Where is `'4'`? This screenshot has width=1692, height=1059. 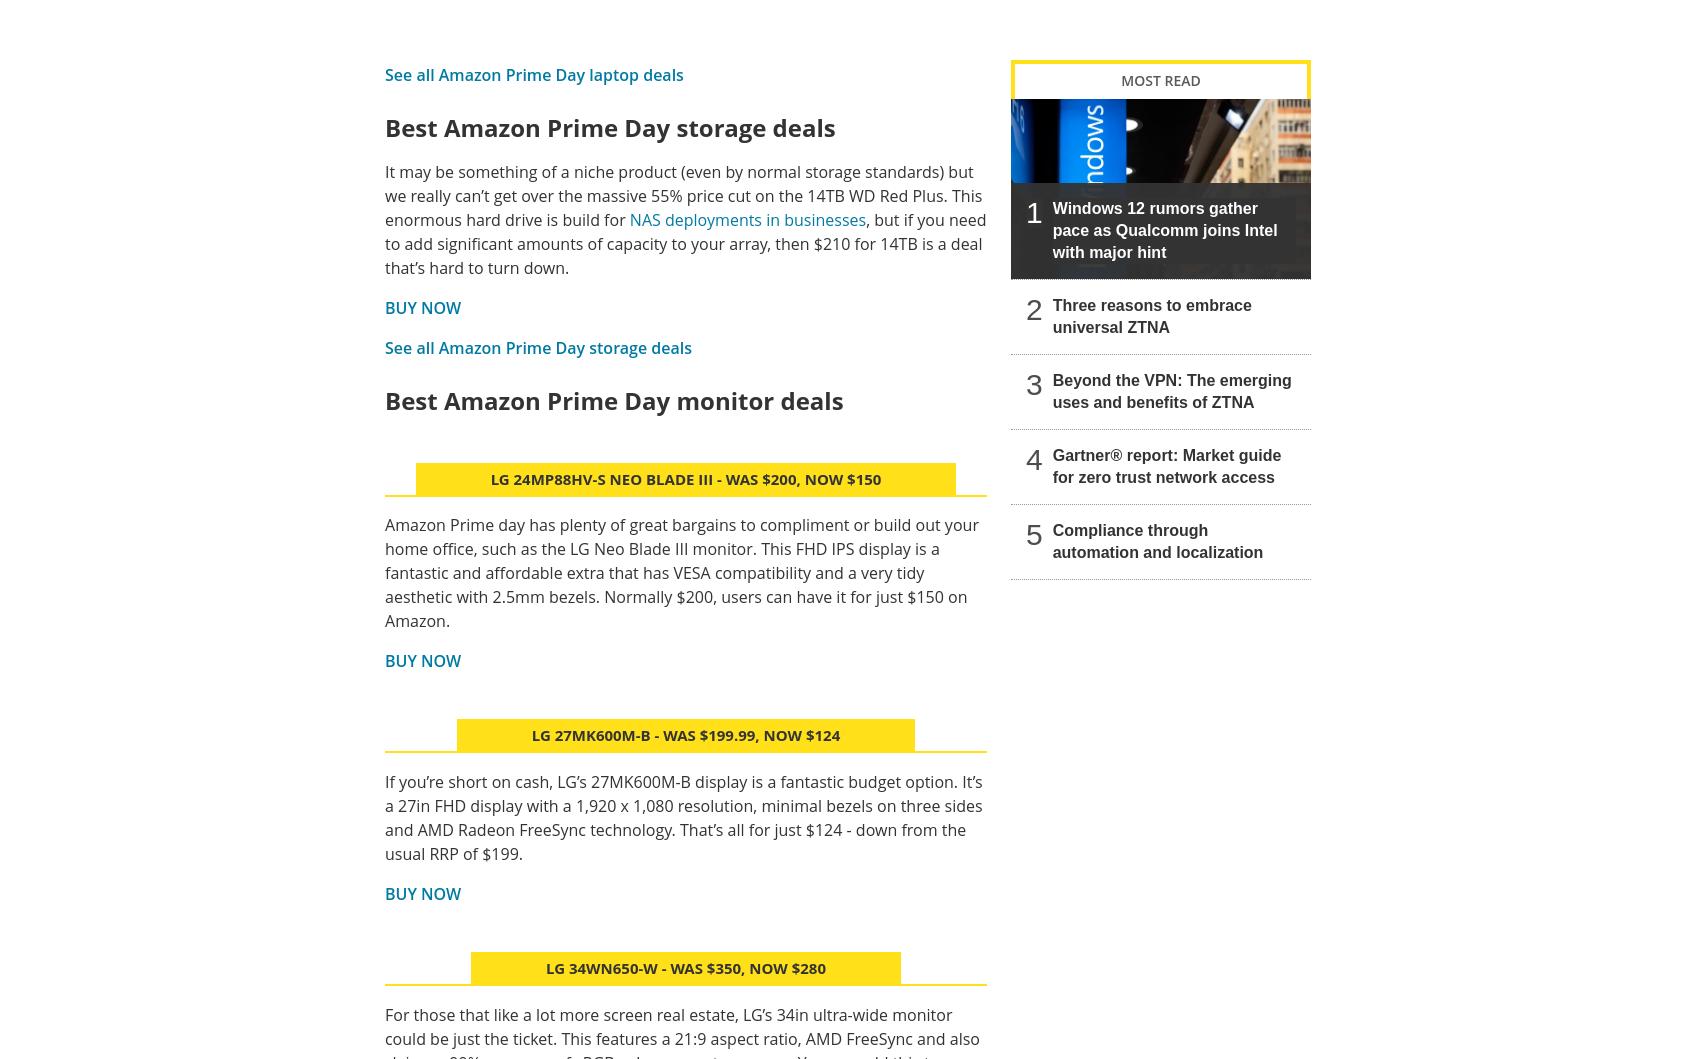
'4' is located at coordinates (1032, 458).